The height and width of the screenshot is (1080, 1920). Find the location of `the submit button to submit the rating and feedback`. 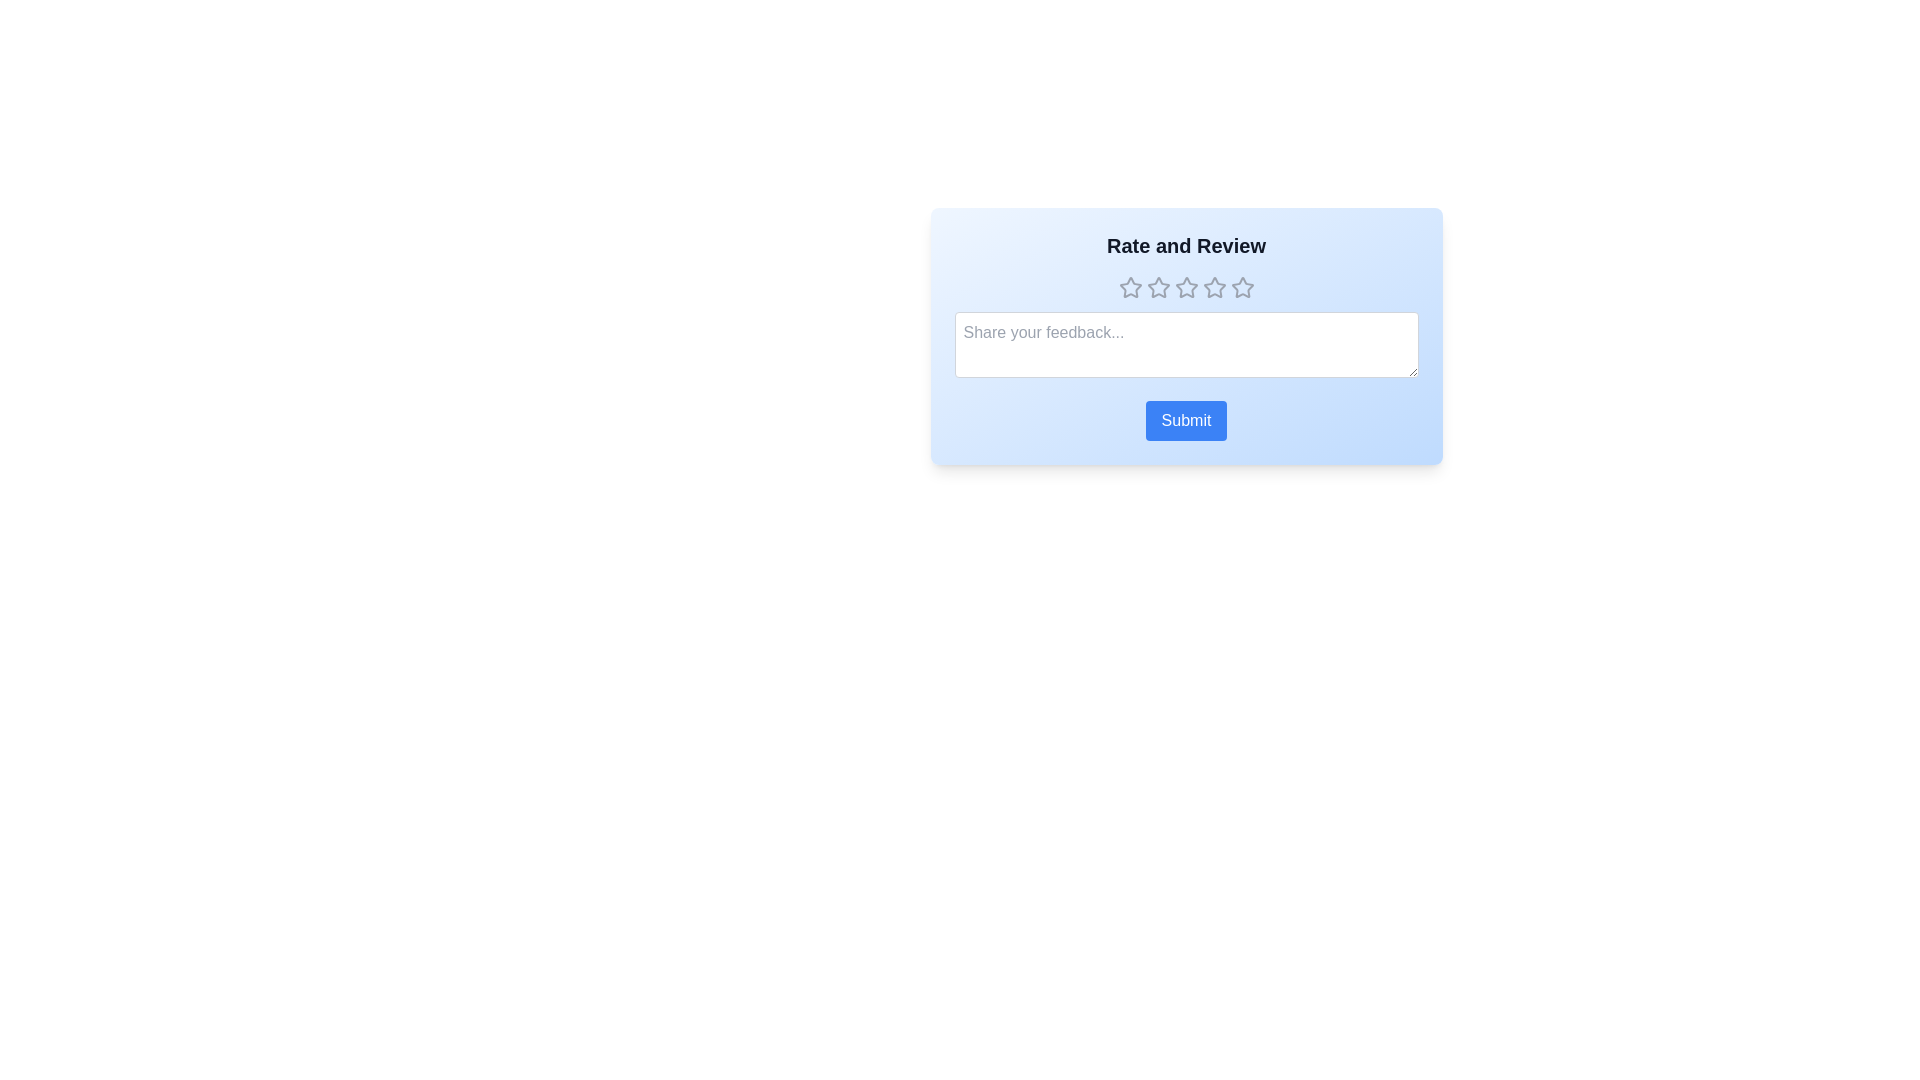

the submit button to submit the rating and feedback is located at coordinates (1186, 419).